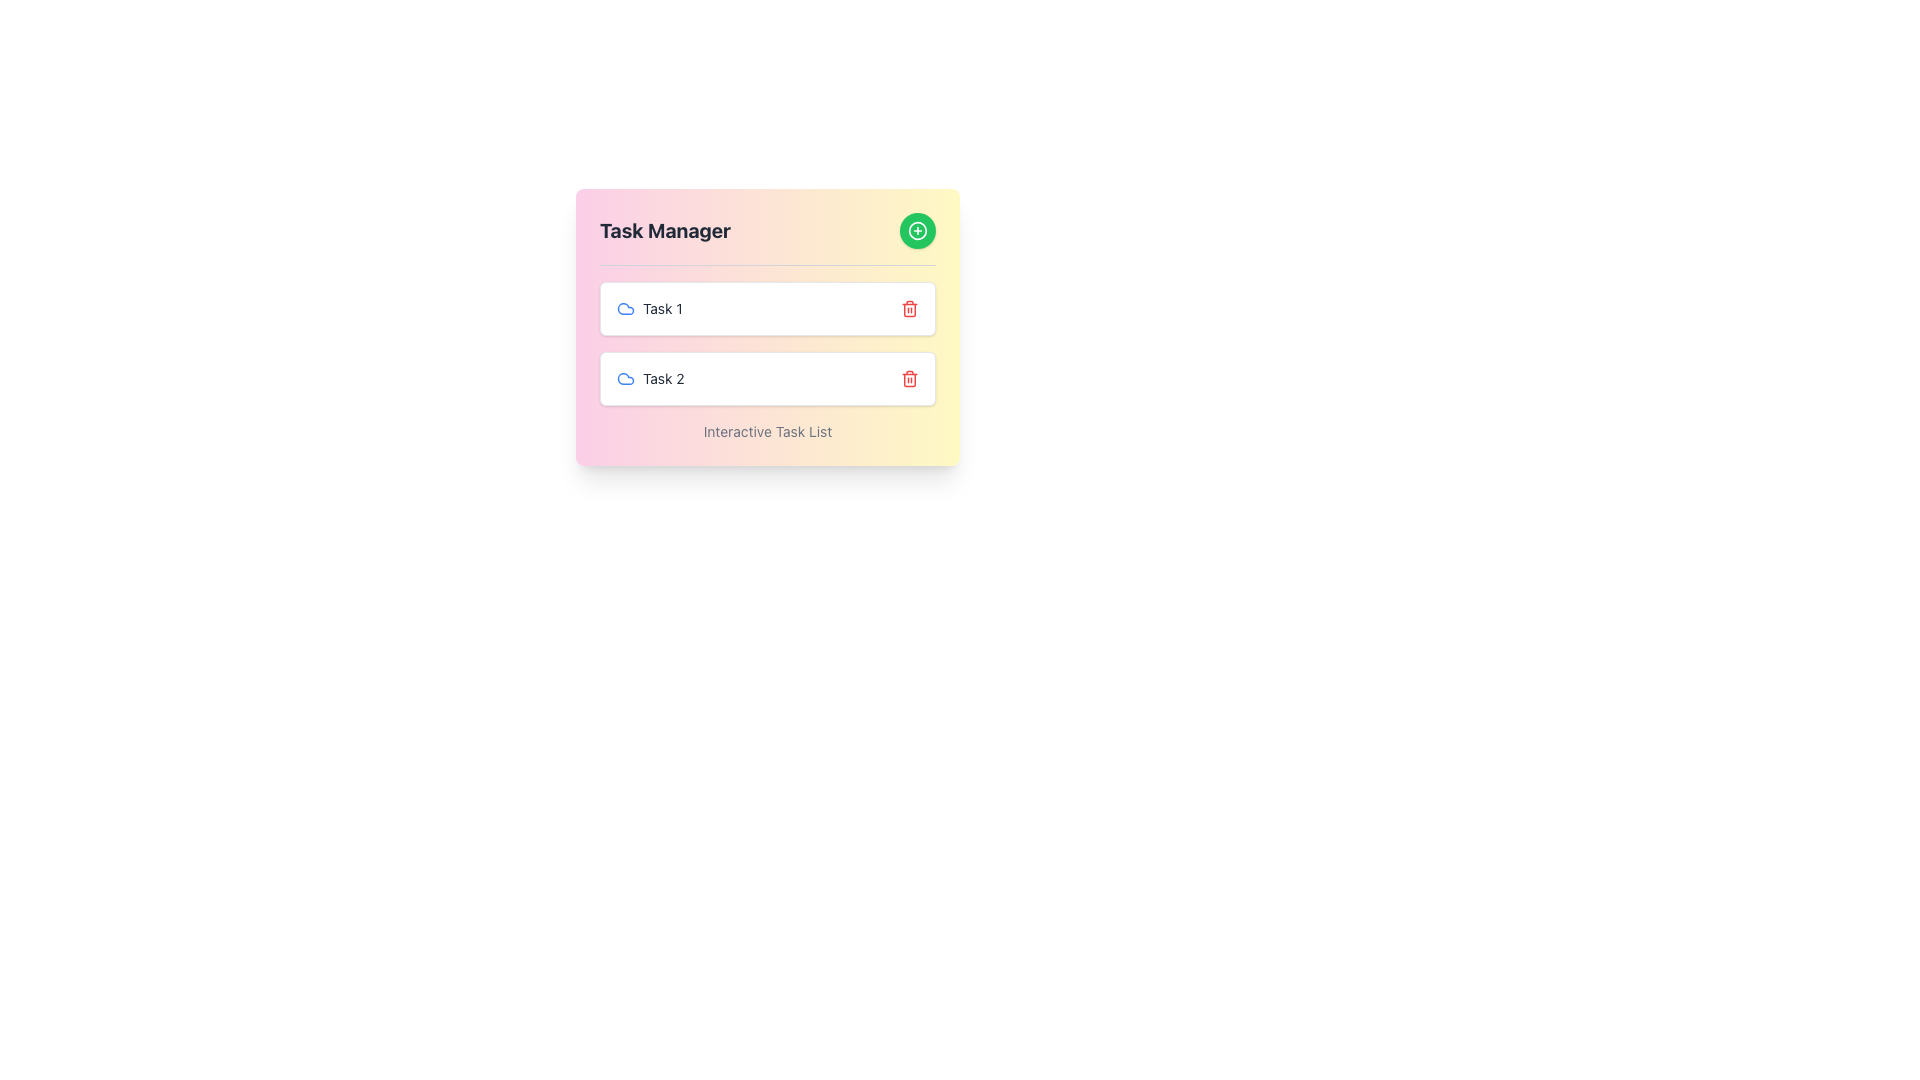  Describe the element at coordinates (650, 378) in the screenshot. I see `text label of the second task item in the task management interface, which is located directly below 'Task 1' and to the right of a blue cloud icon` at that location.